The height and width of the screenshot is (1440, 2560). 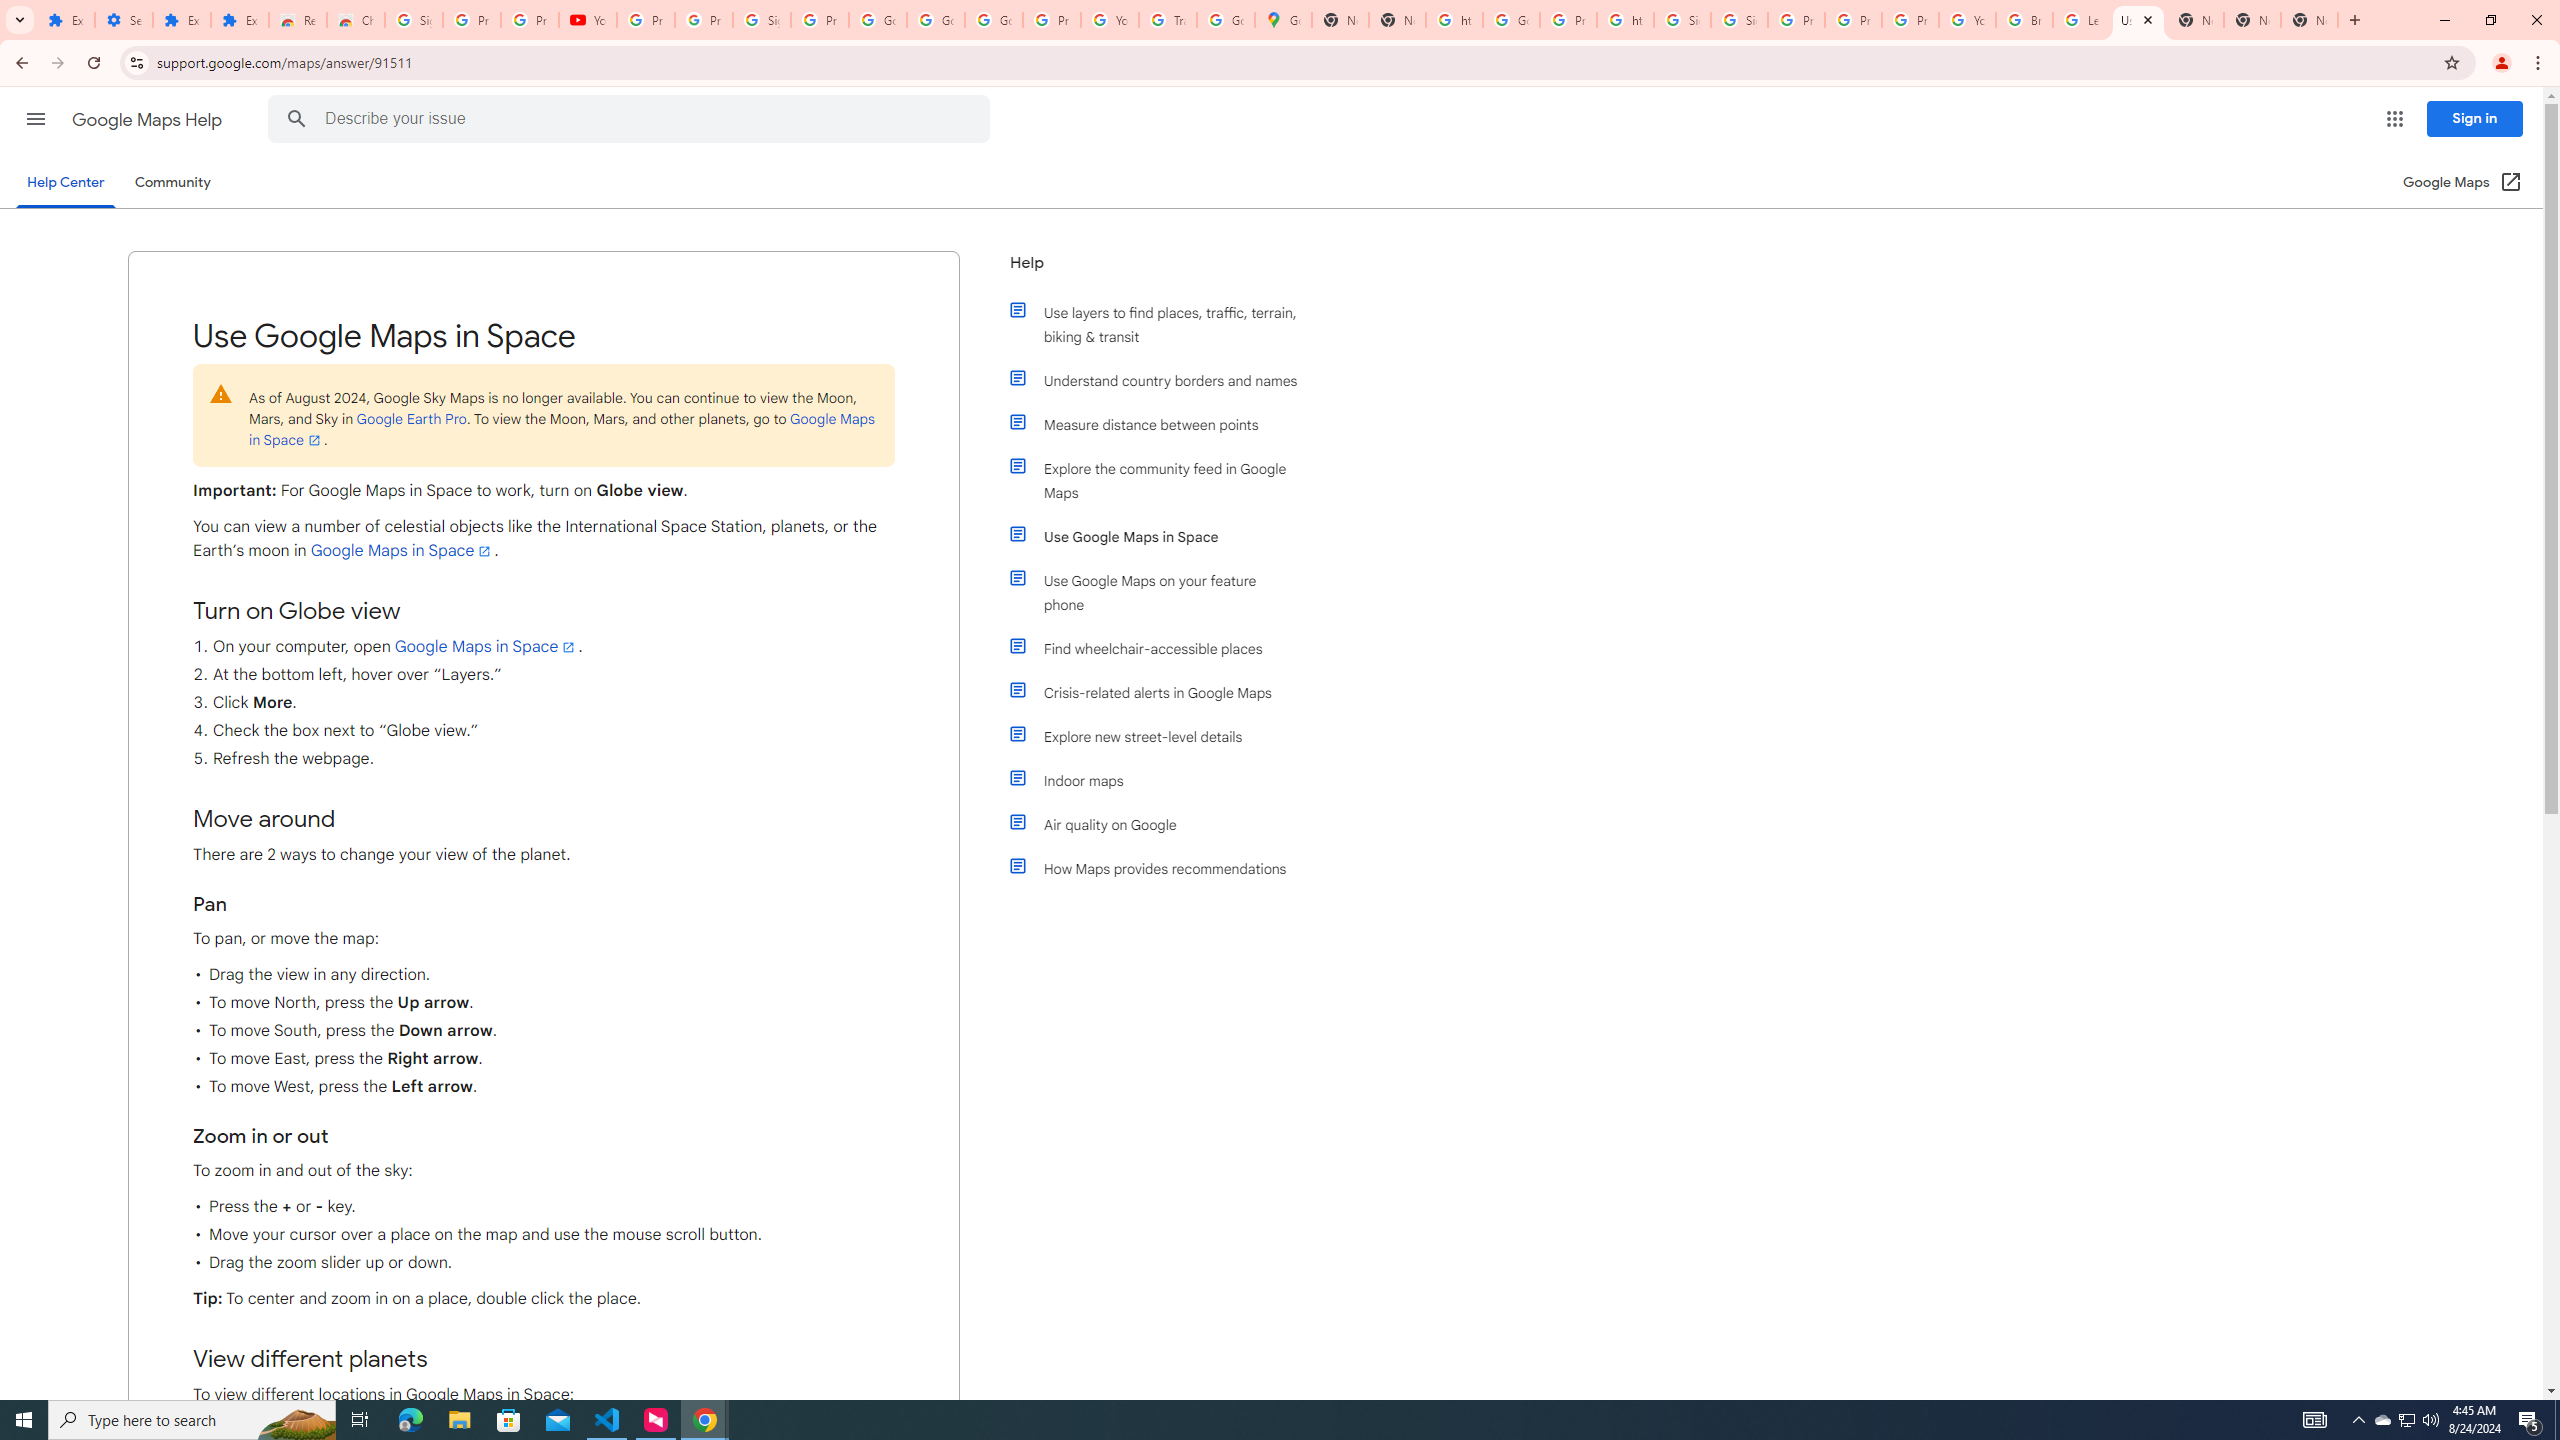 I want to click on 'YouTube', so click(x=587, y=19).